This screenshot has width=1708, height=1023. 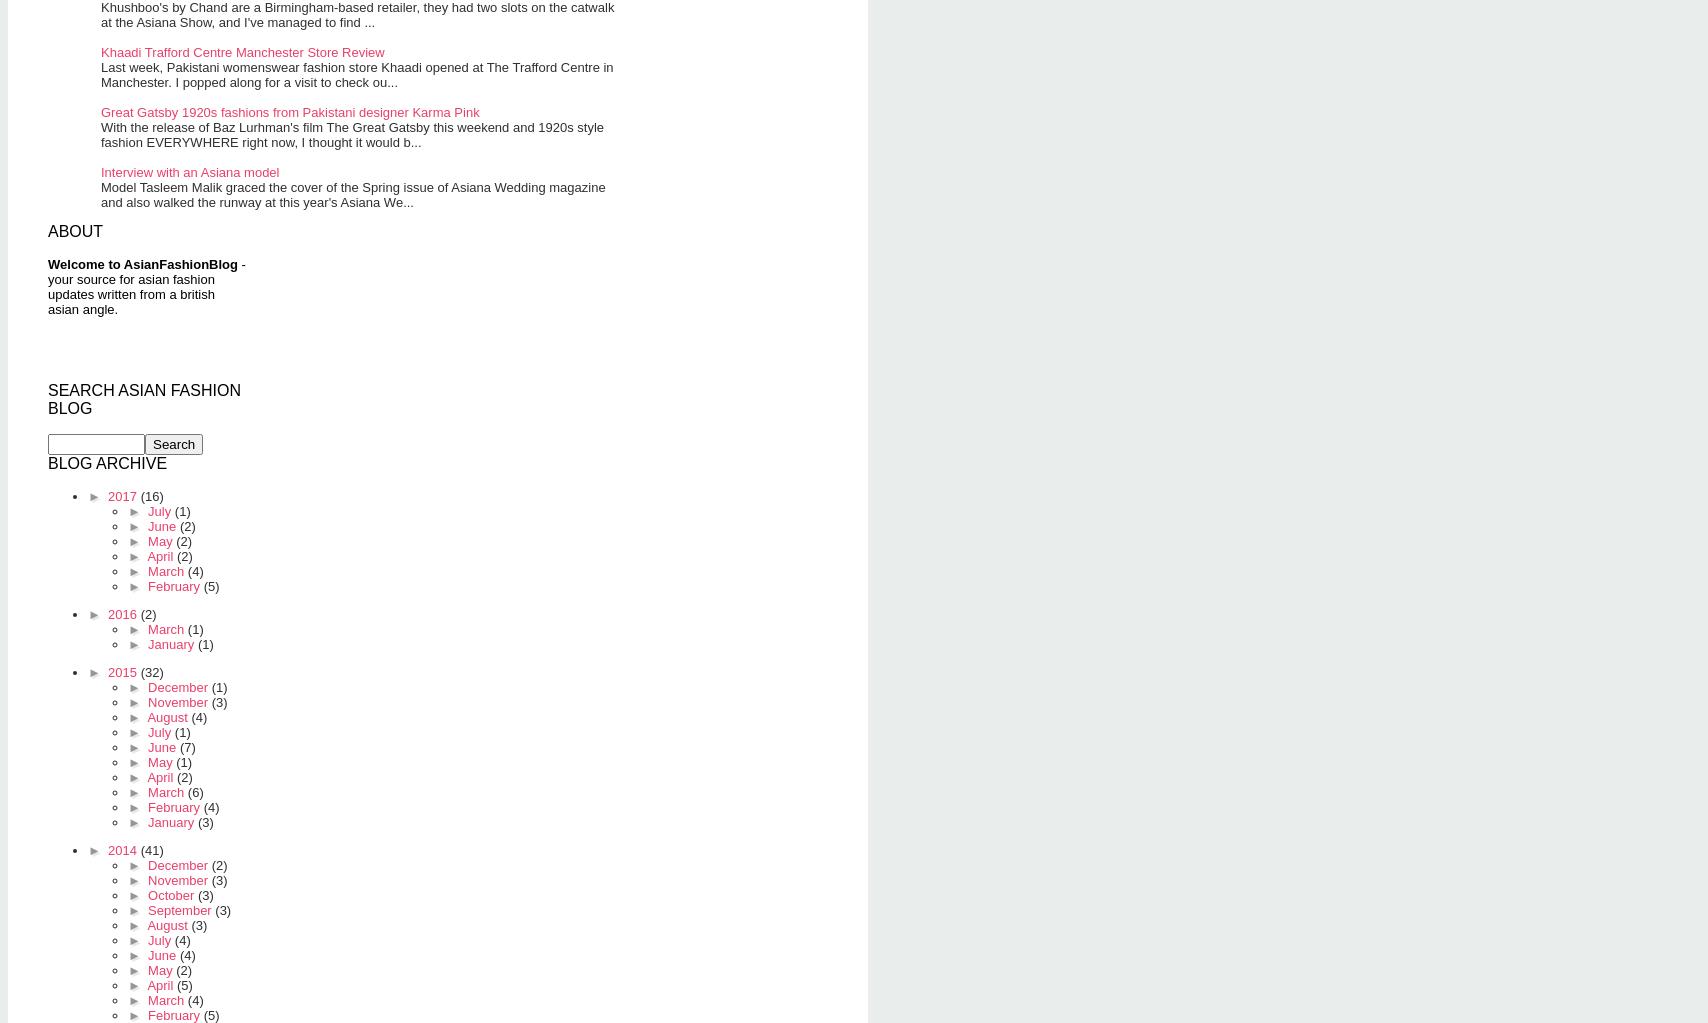 I want to click on '(6)', so click(x=195, y=791).